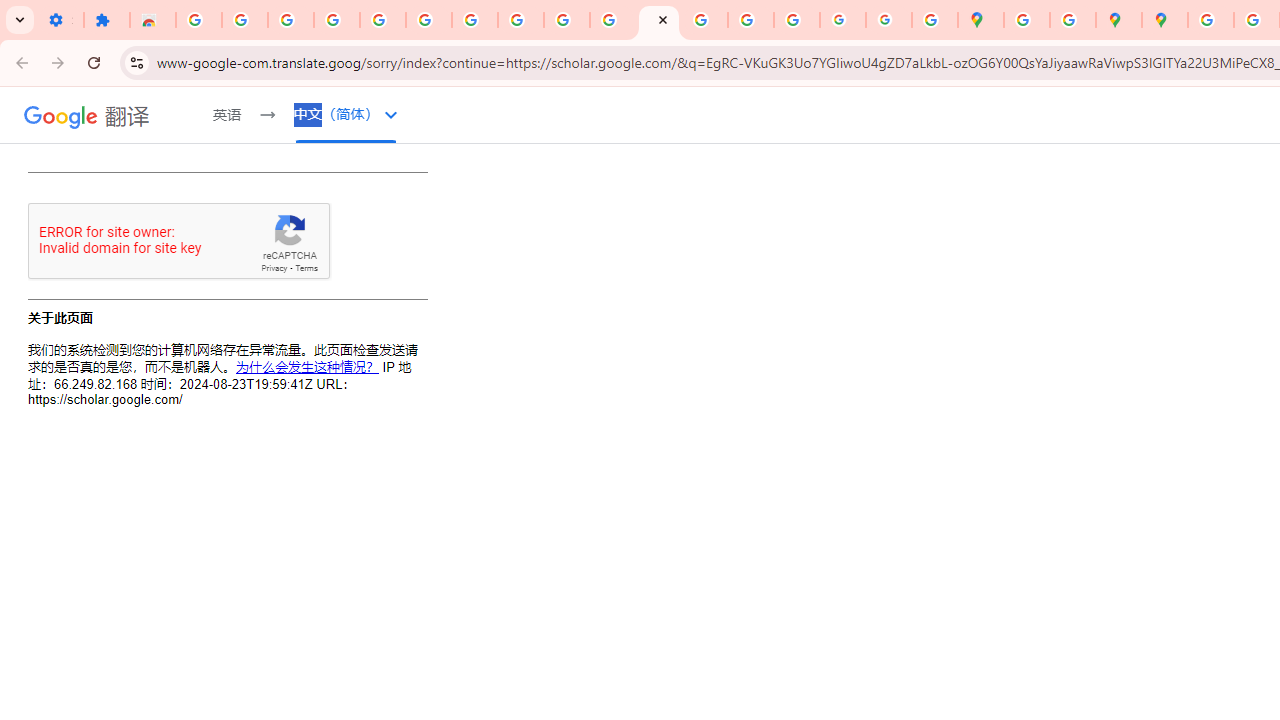  What do you see at coordinates (566, 20) in the screenshot?
I see `'YouTube'` at bounding box center [566, 20].